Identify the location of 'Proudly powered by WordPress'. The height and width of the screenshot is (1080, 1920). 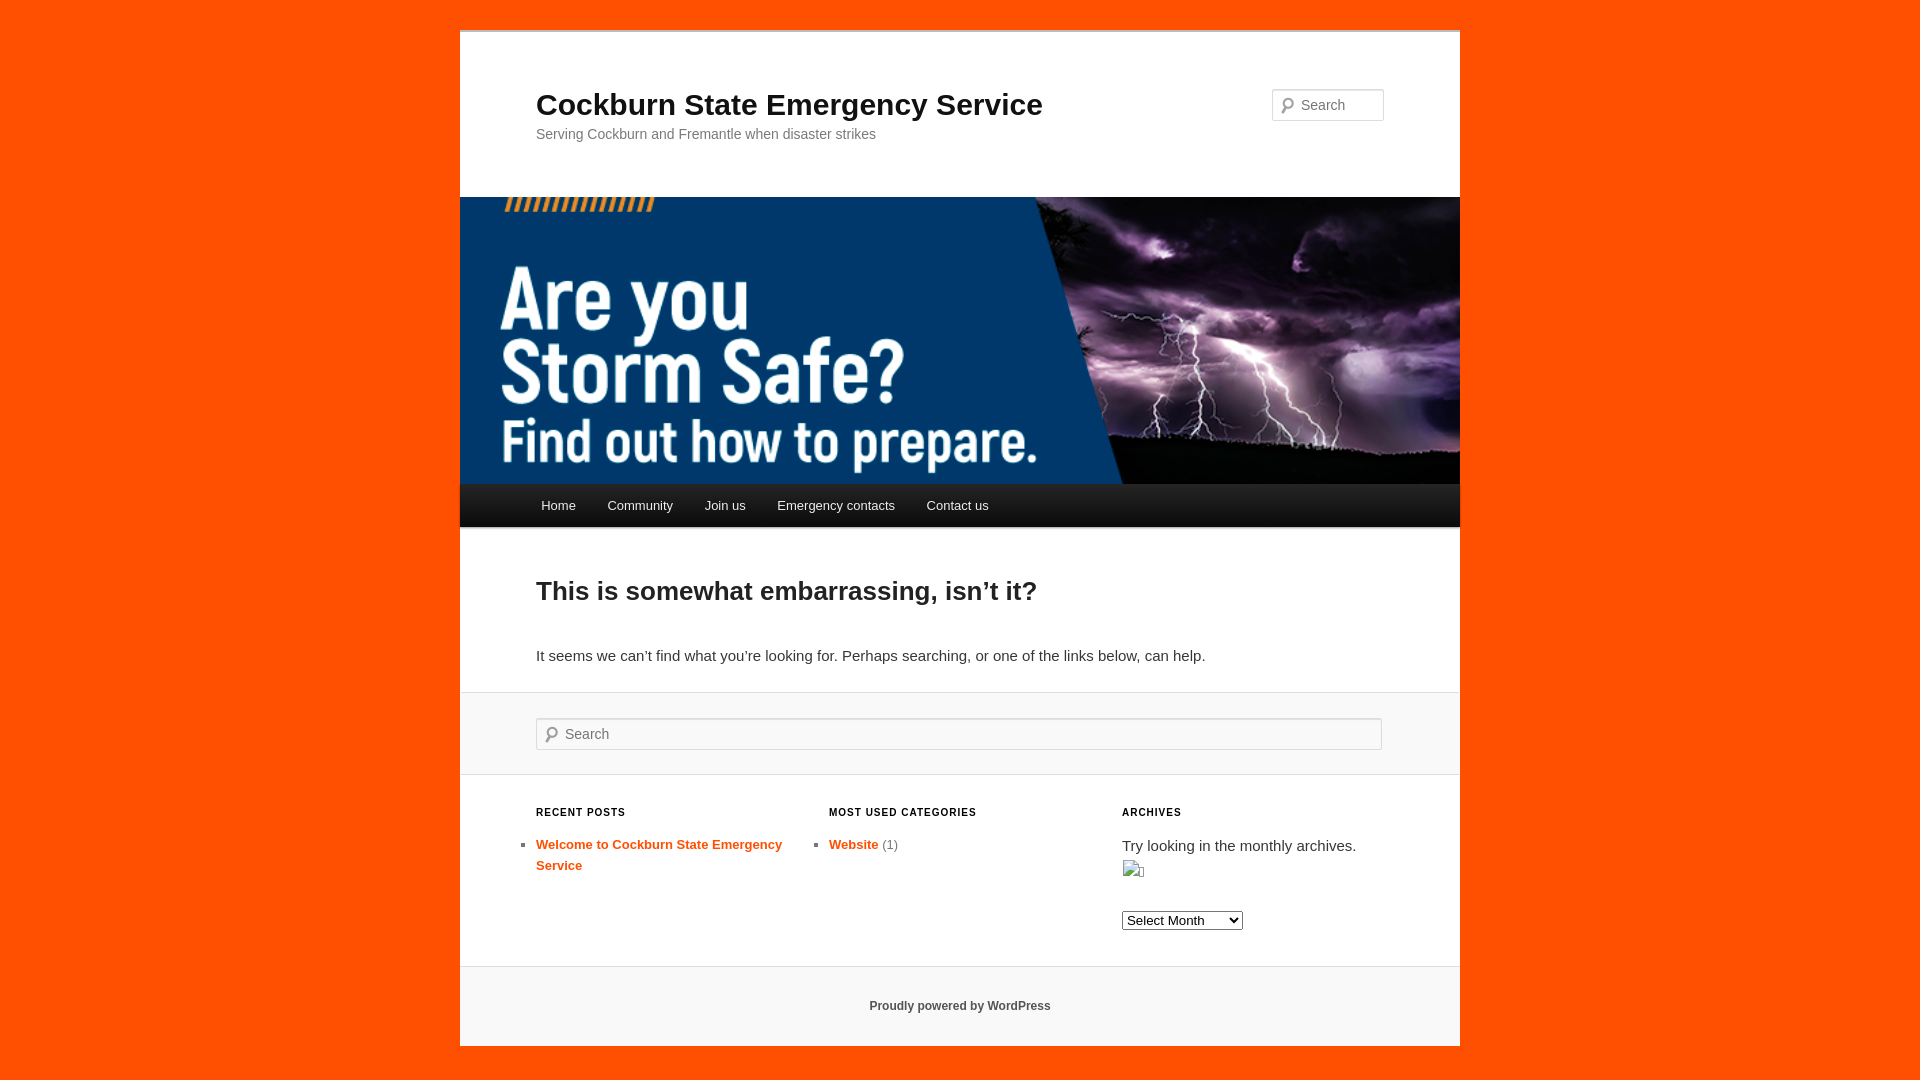
(868, 1006).